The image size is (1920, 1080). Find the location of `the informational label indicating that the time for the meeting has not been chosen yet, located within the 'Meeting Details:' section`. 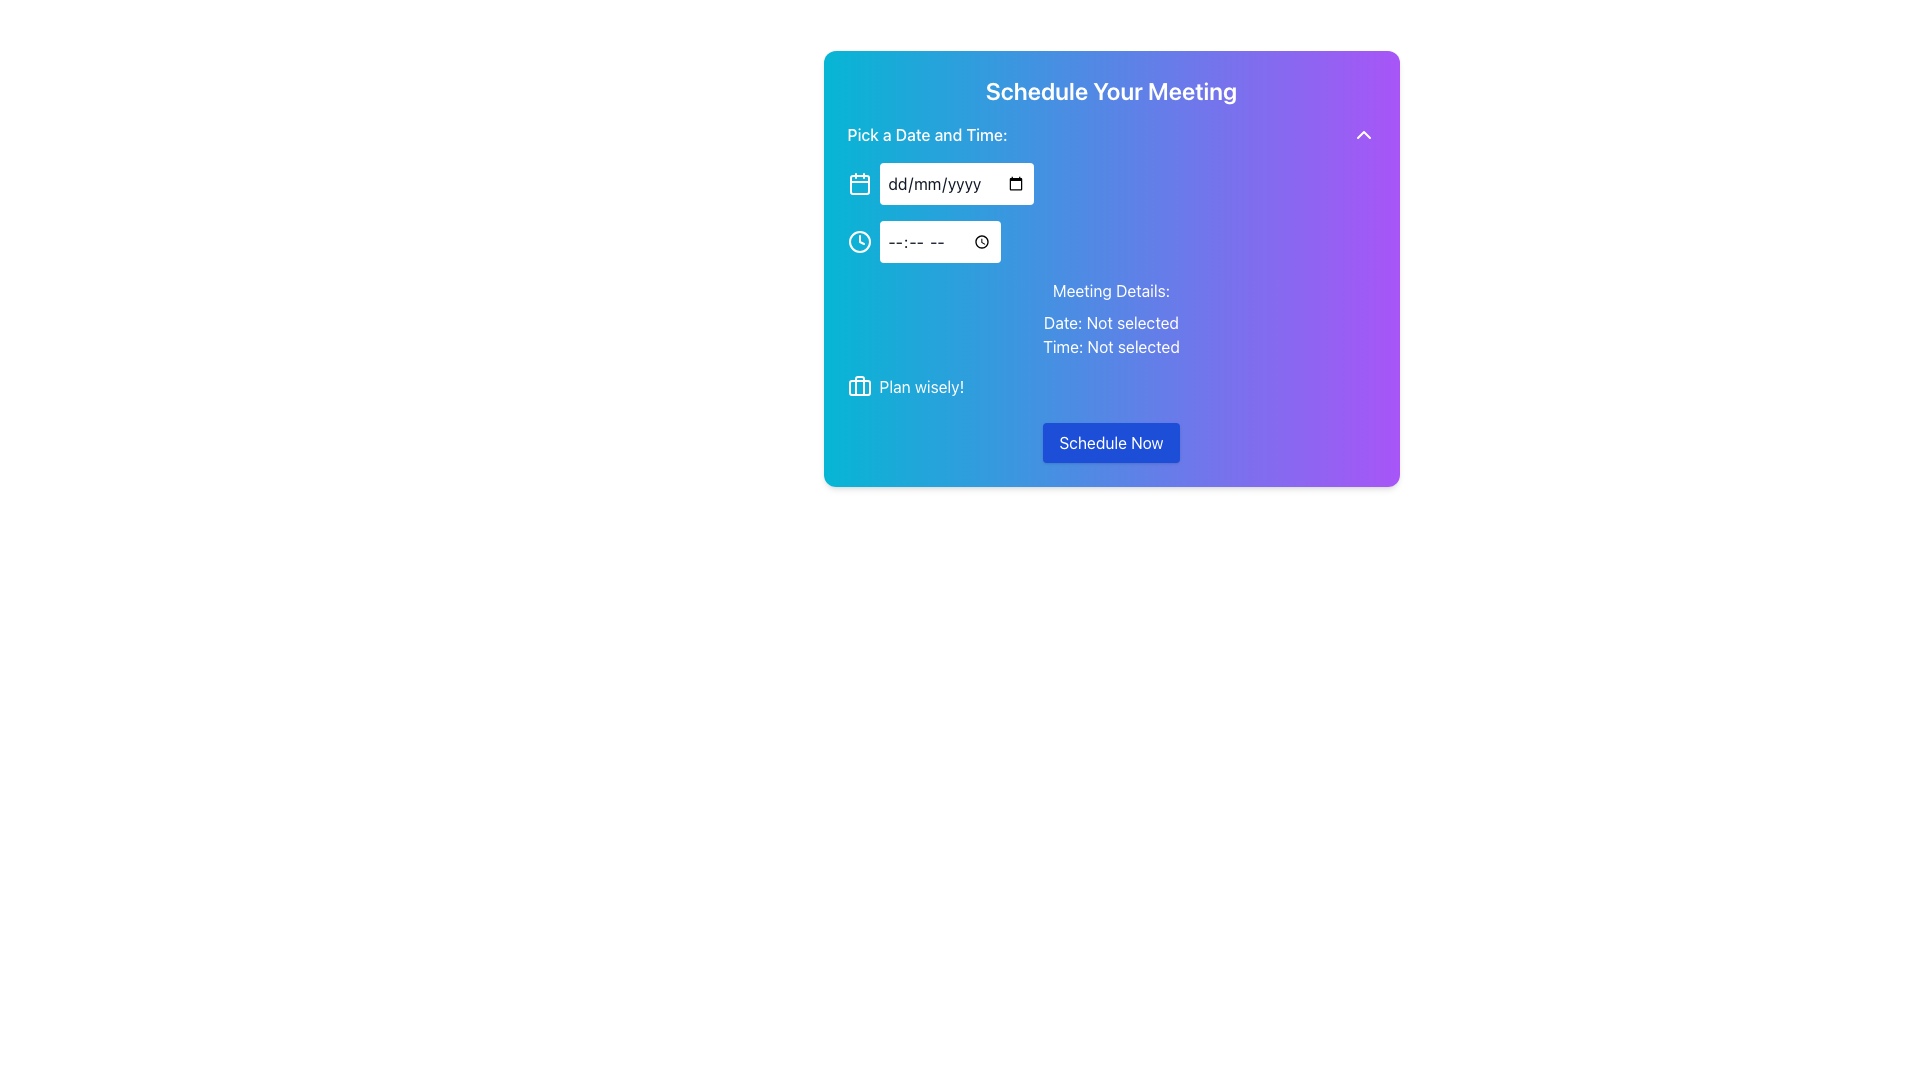

the informational label indicating that the time for the meeting has not been chosen yet, located within the 'Meeting Details:' section is located at coordinates (1110, 346).